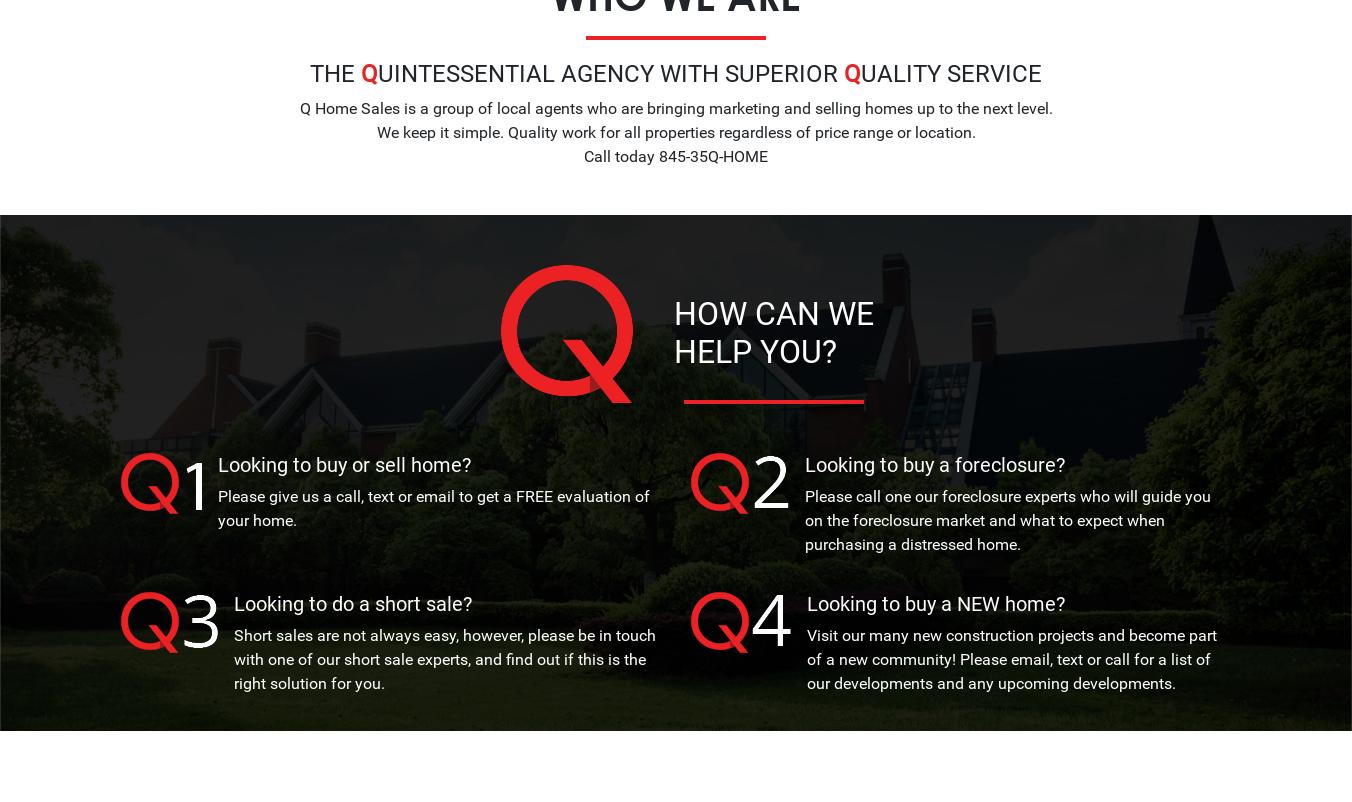 The image size is (1352, 802). What do you see at coordinates (772, 312) in the screenshot?
I see `'How can we'` at bounding box center [772, 312].